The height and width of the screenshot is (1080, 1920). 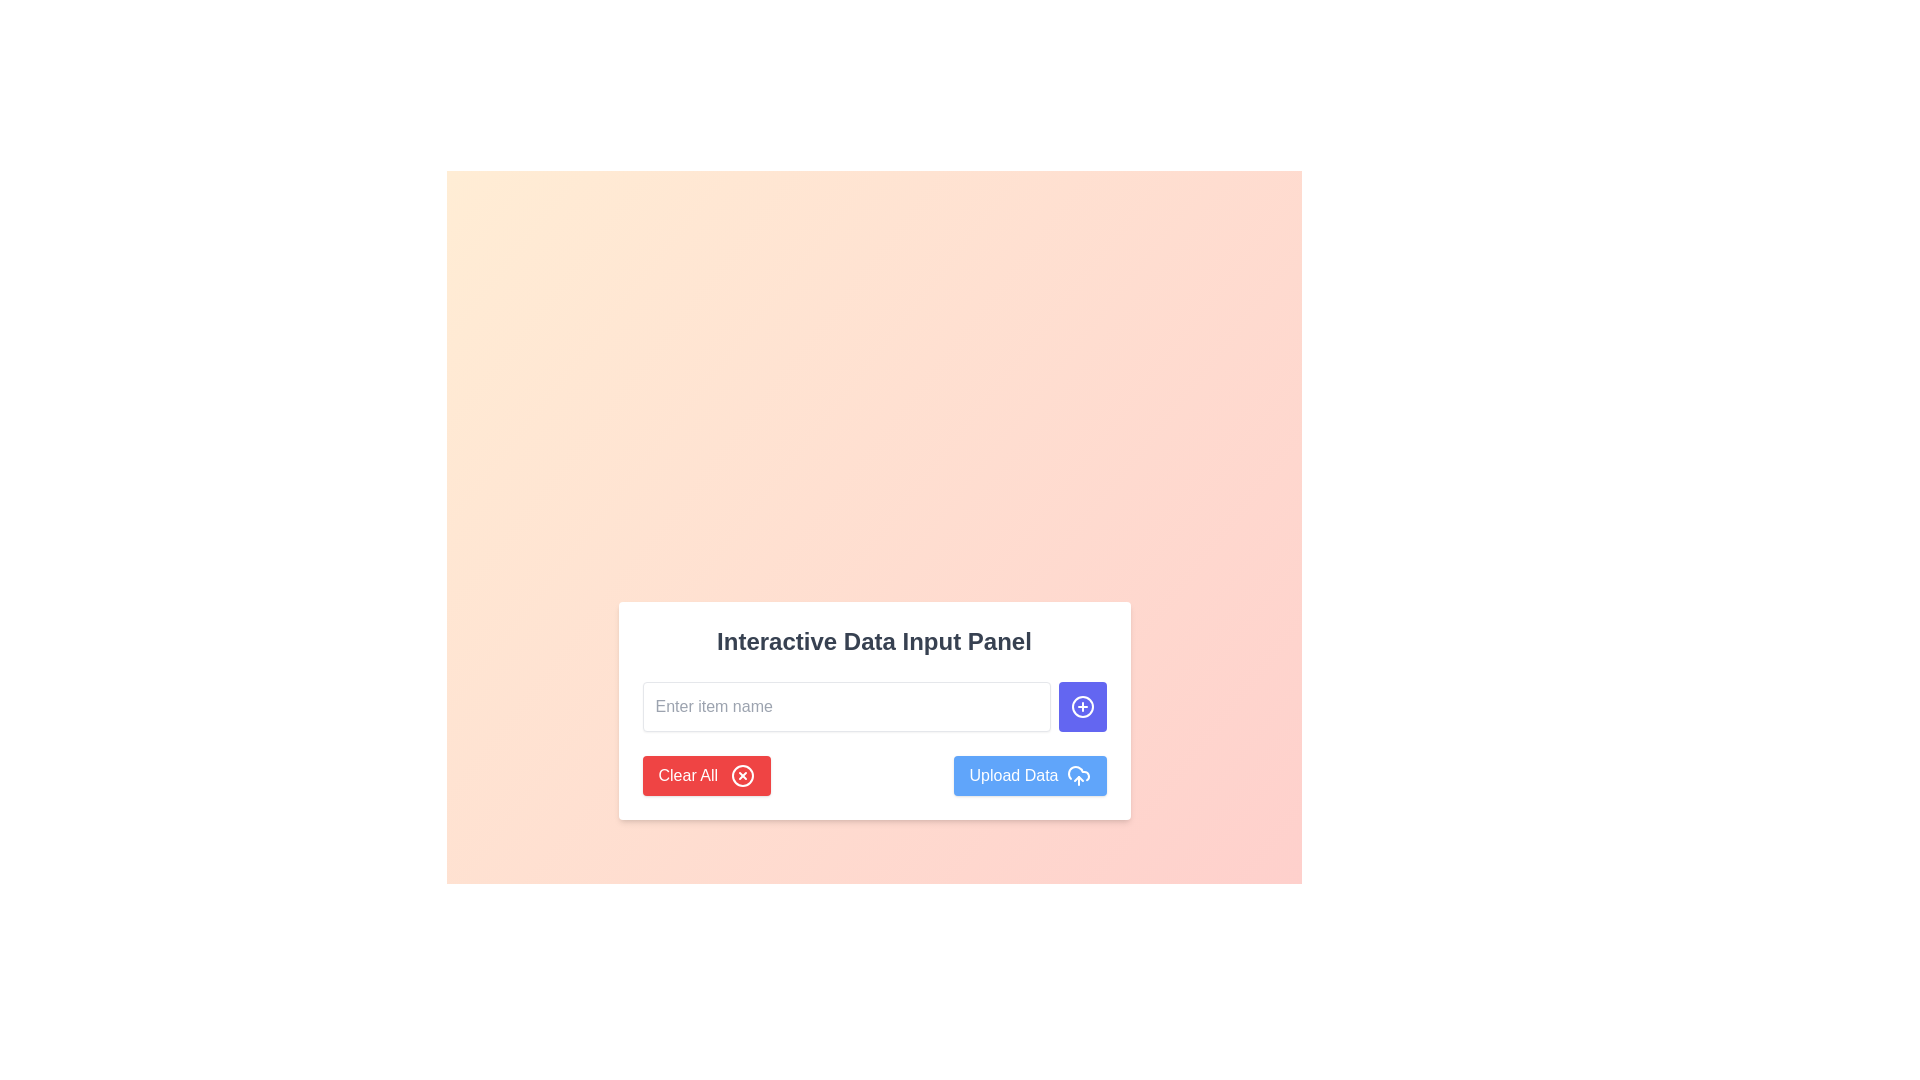 I want to click on the 'Clear All' button, which is a rectangular button with rounded corners, featuring a red background and white text, located below the 'Enter item name' text input and to the left of the 'Upload Data' button, so click(x=706, y=774).